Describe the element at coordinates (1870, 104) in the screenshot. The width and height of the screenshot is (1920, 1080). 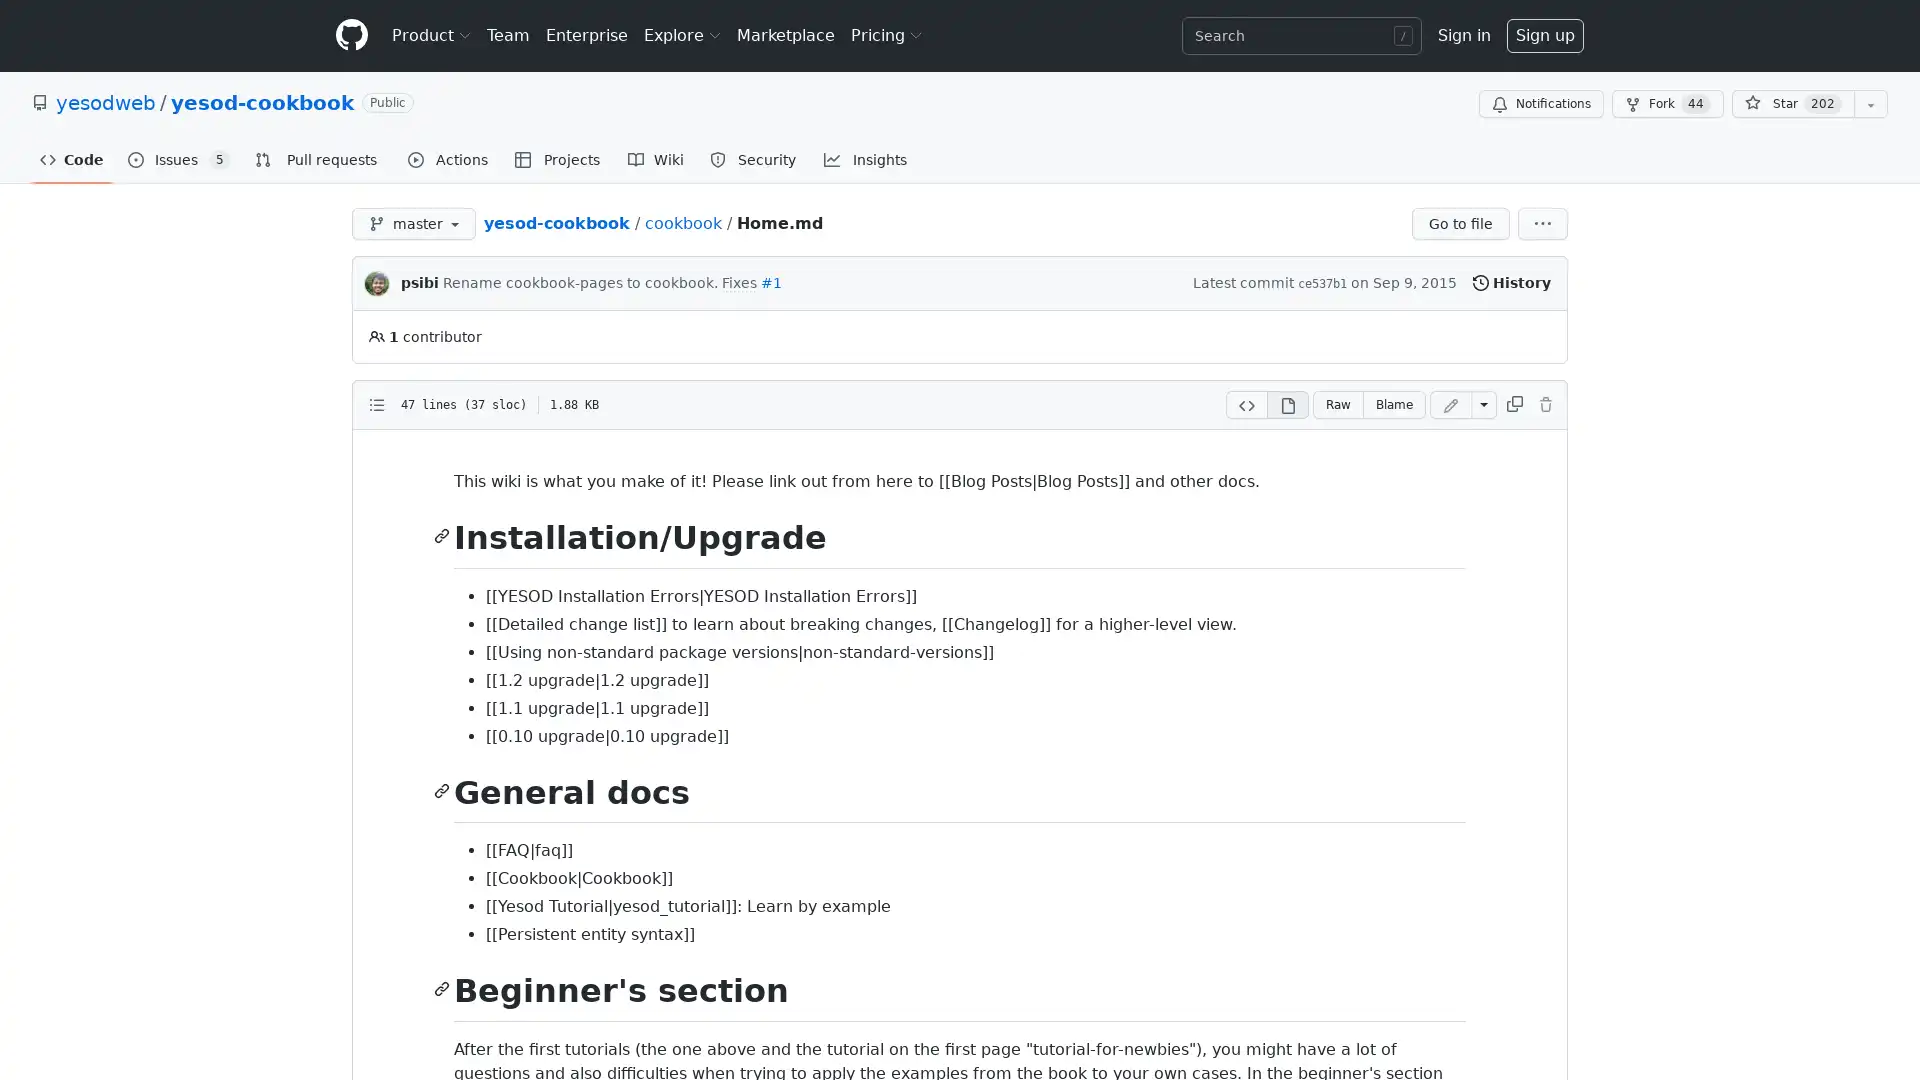
I see `You must be signed in to add this repository to a list` at that location.